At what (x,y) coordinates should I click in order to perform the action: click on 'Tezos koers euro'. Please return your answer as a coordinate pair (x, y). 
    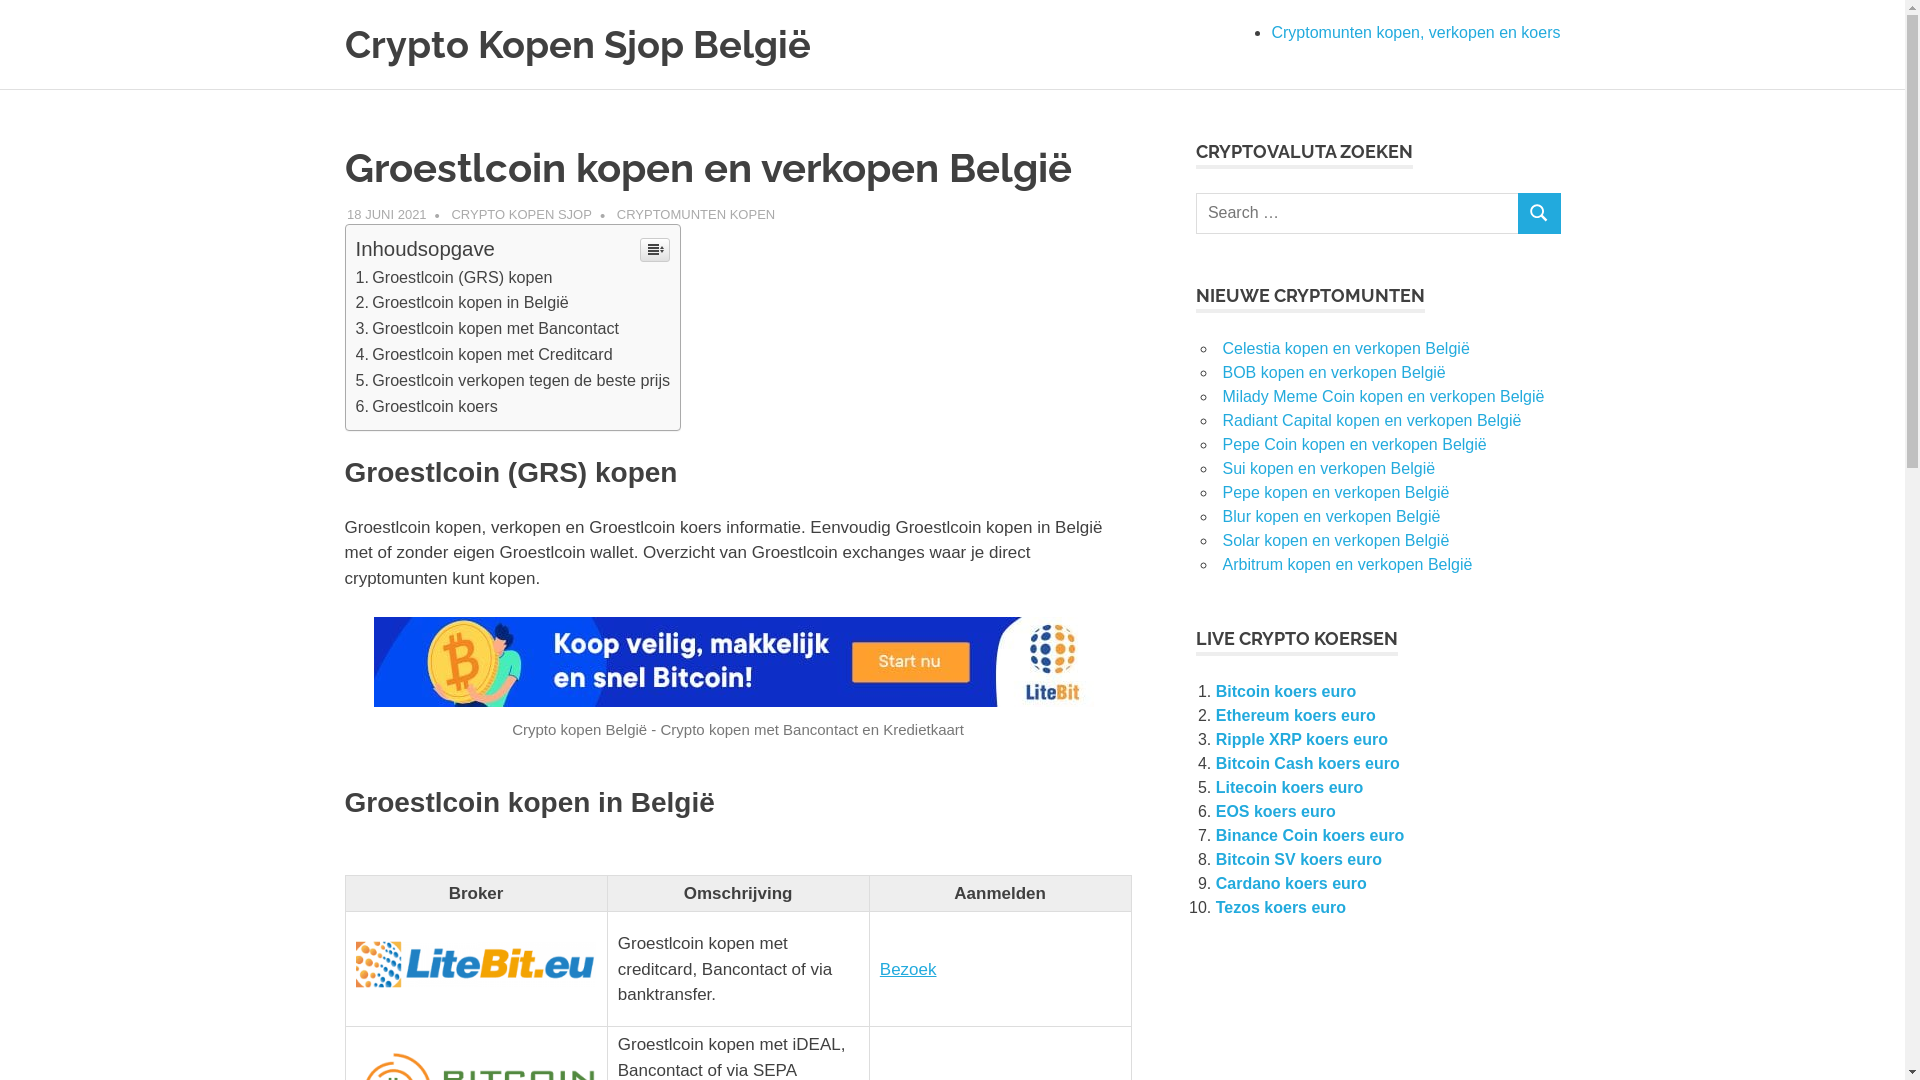
    Looking at the image, I should click on (1281, 907).